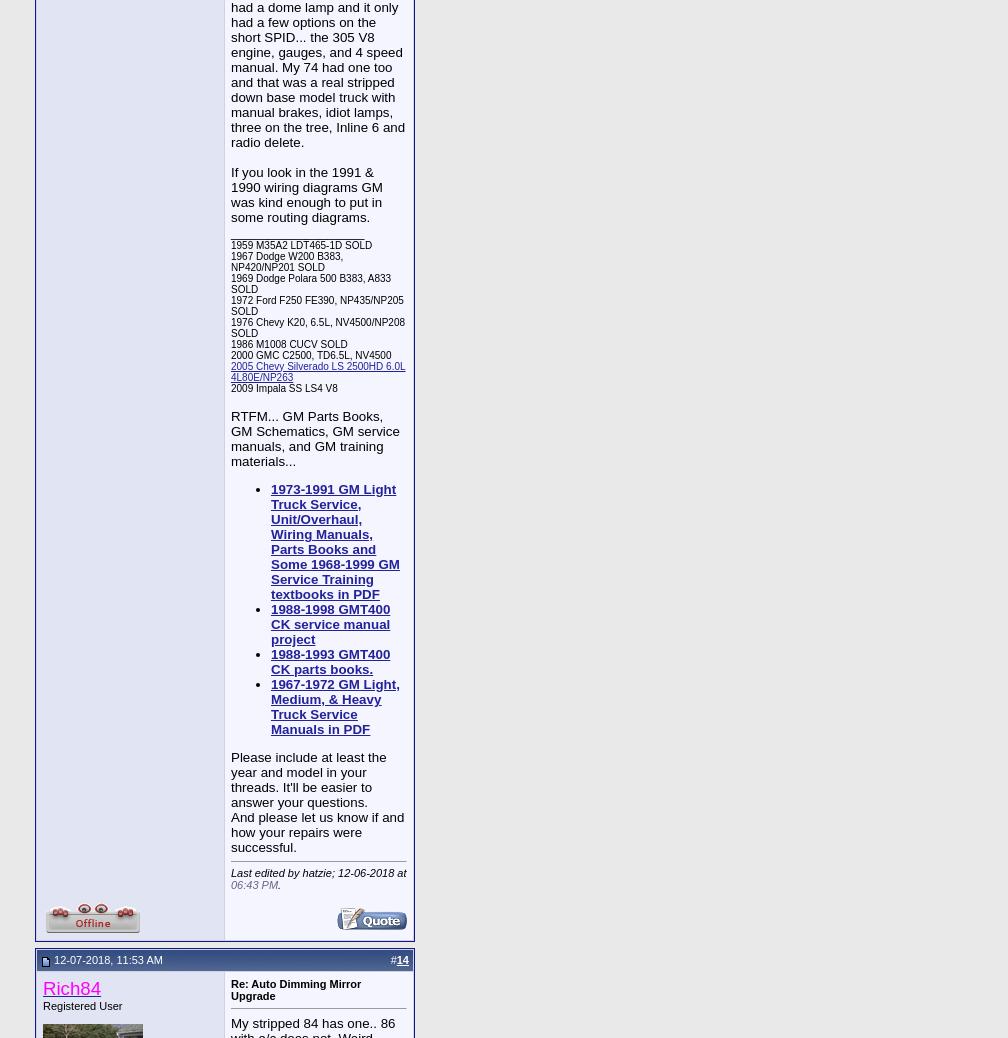  Describe the element at coordinates (231, 304) in the screenshot. I see `'1972 Ford F250 FE390, NP435/NP205 SOLD'` at that location.